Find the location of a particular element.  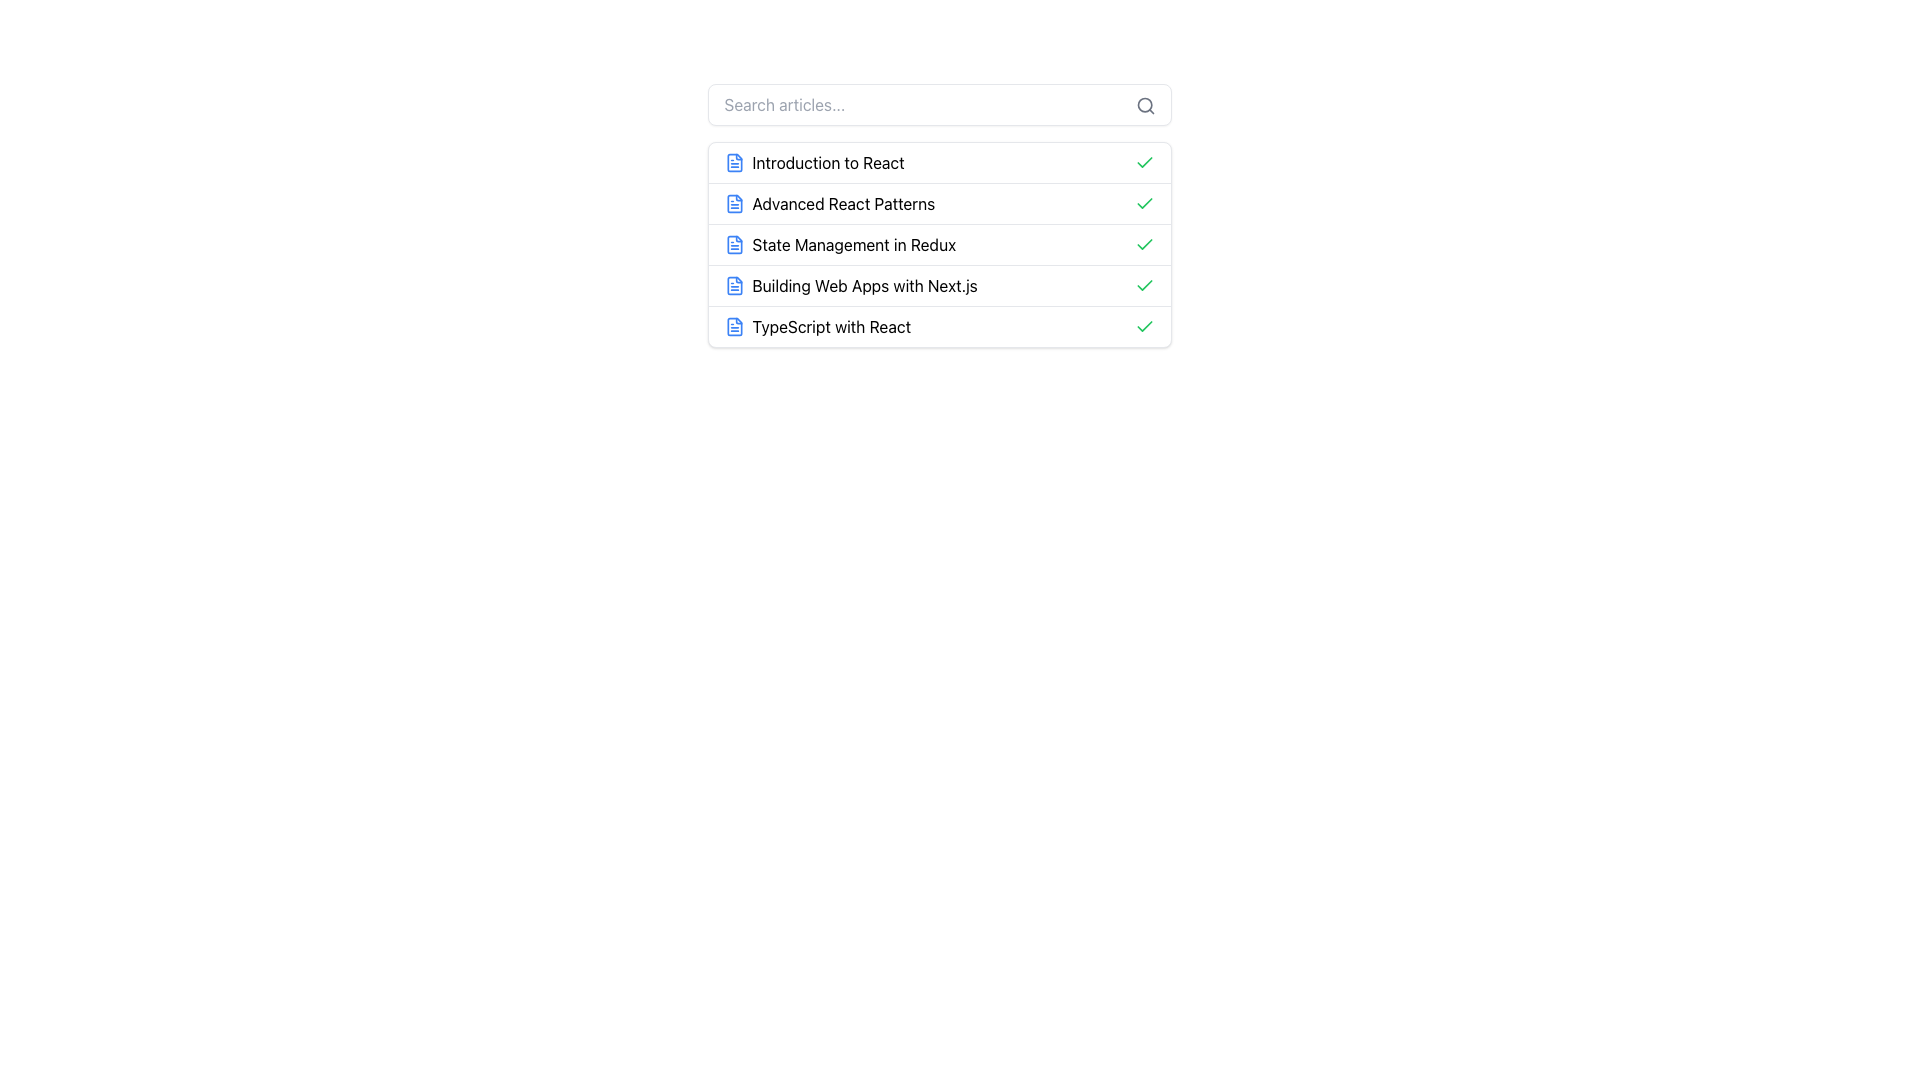

the document file icon, which has a blue fill color and a folded top corner, positioned above a smaller folded corner icon in the list of icons is located at coordinates (733, 326).